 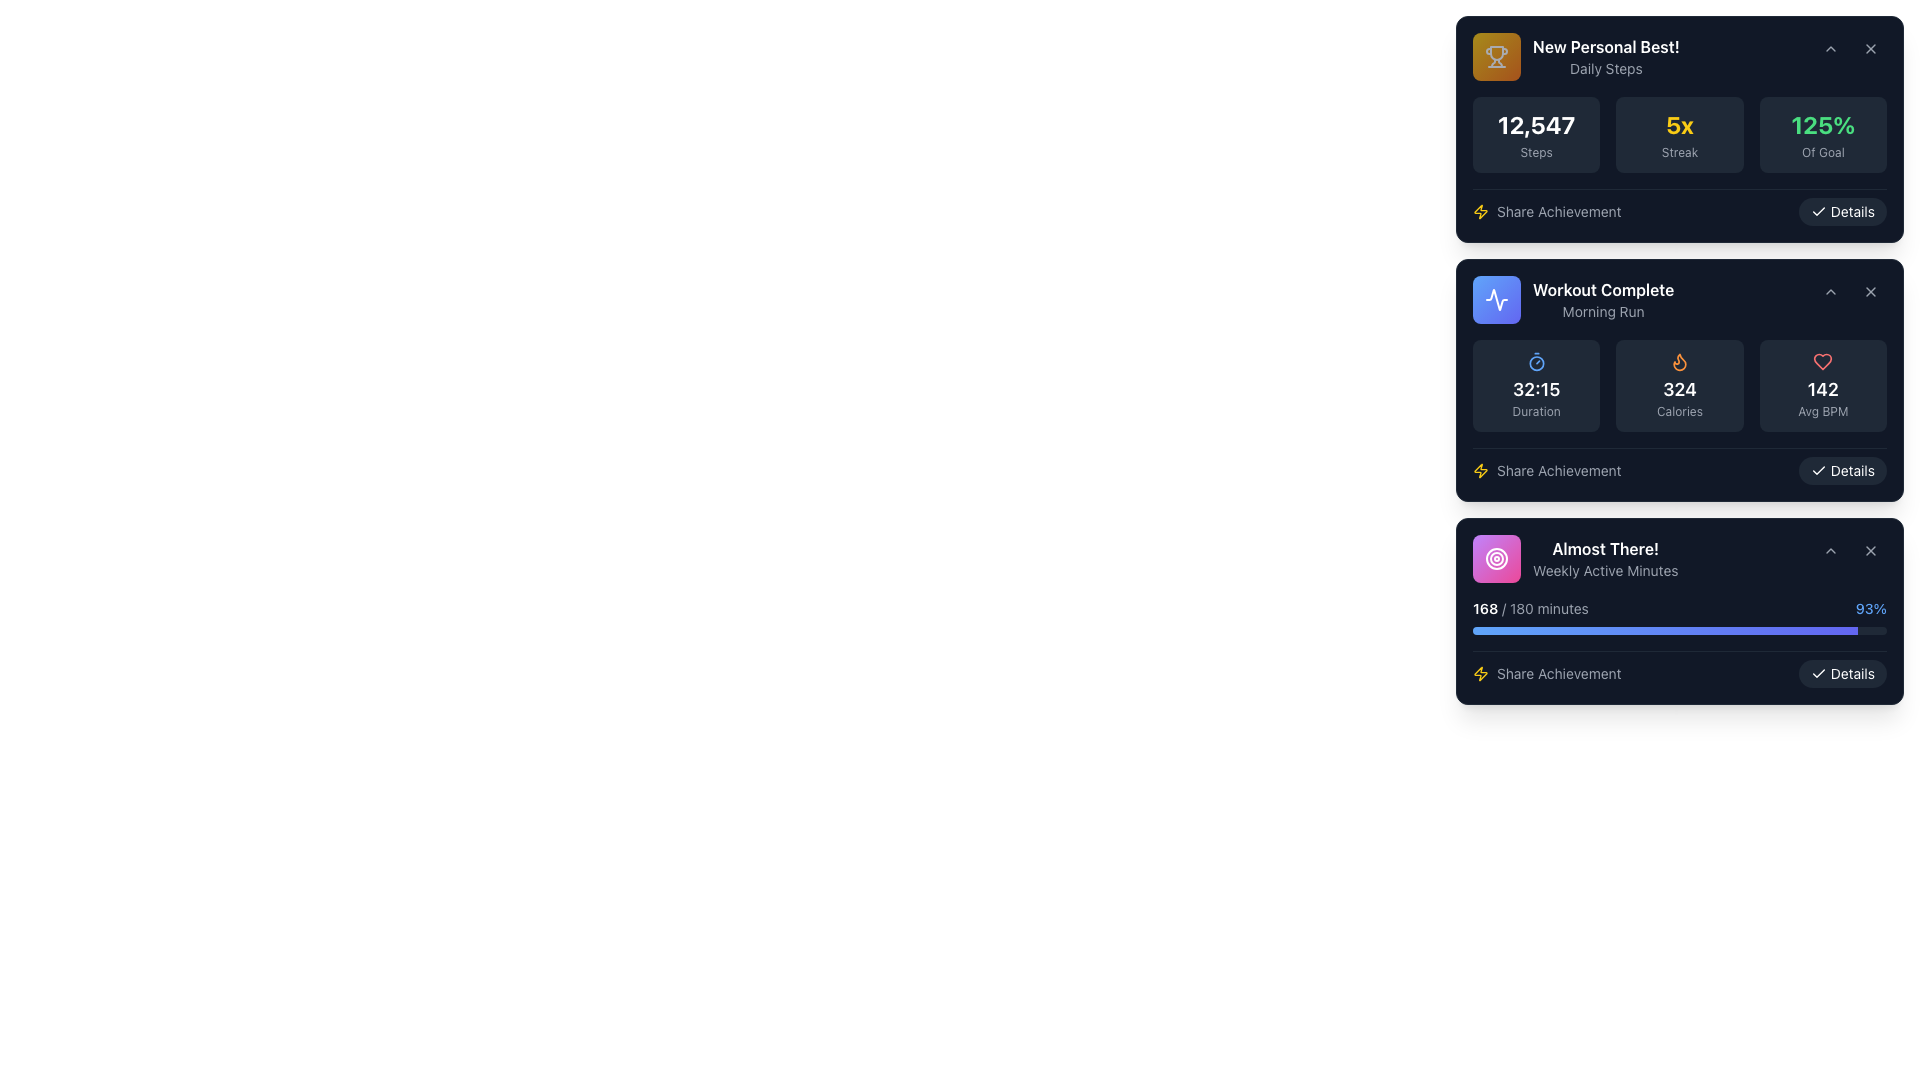 What do you see at coordinates (1680, 411) in the screenshot?
I see `the statistical summary display located in the 'Workout Complete' card, which consists of three sections: Duration, Calories, and Avg BPM` at bounding box center [1680, 411].